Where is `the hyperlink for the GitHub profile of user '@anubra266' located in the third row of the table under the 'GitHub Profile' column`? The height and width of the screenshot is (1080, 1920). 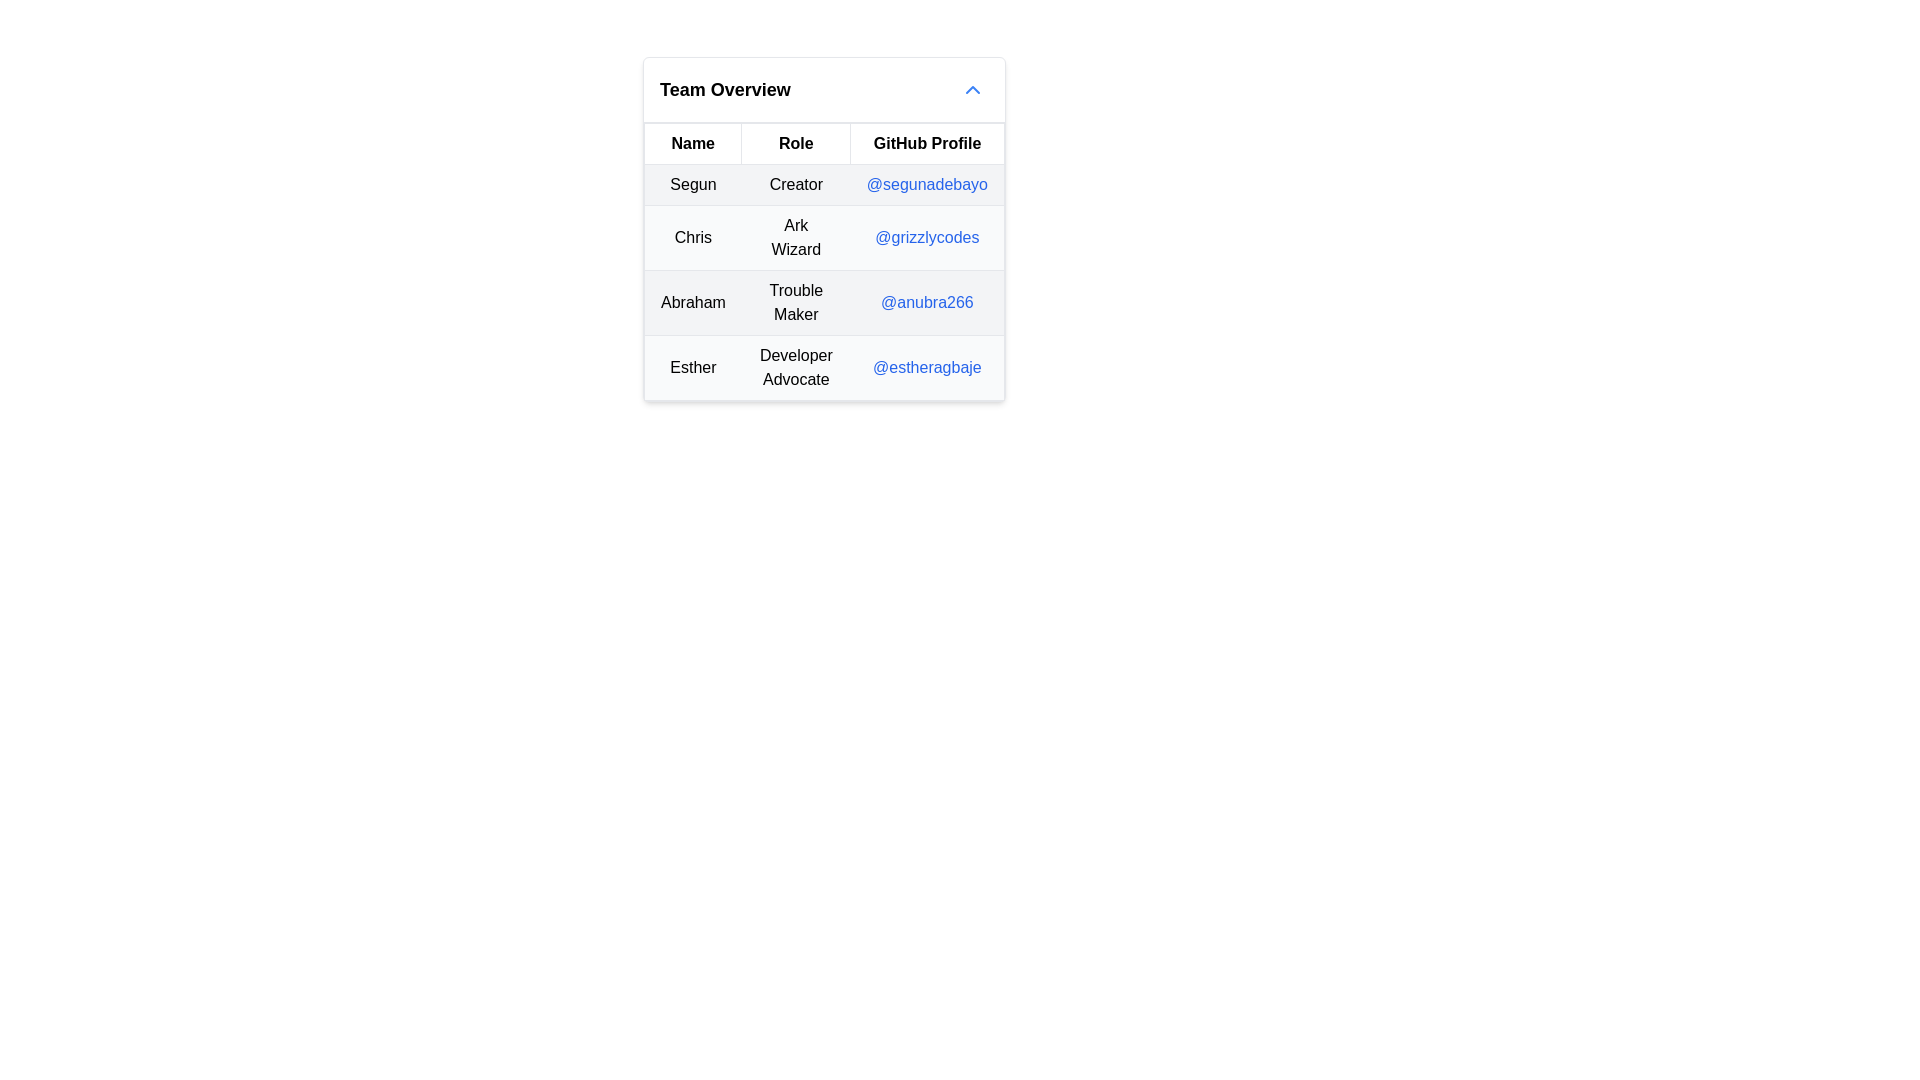
the hyperlink for the GitHub profile of user '@anubra266' located in the third row of the table under the 'GitHub Profile' column is located at coordinates (926, 303).